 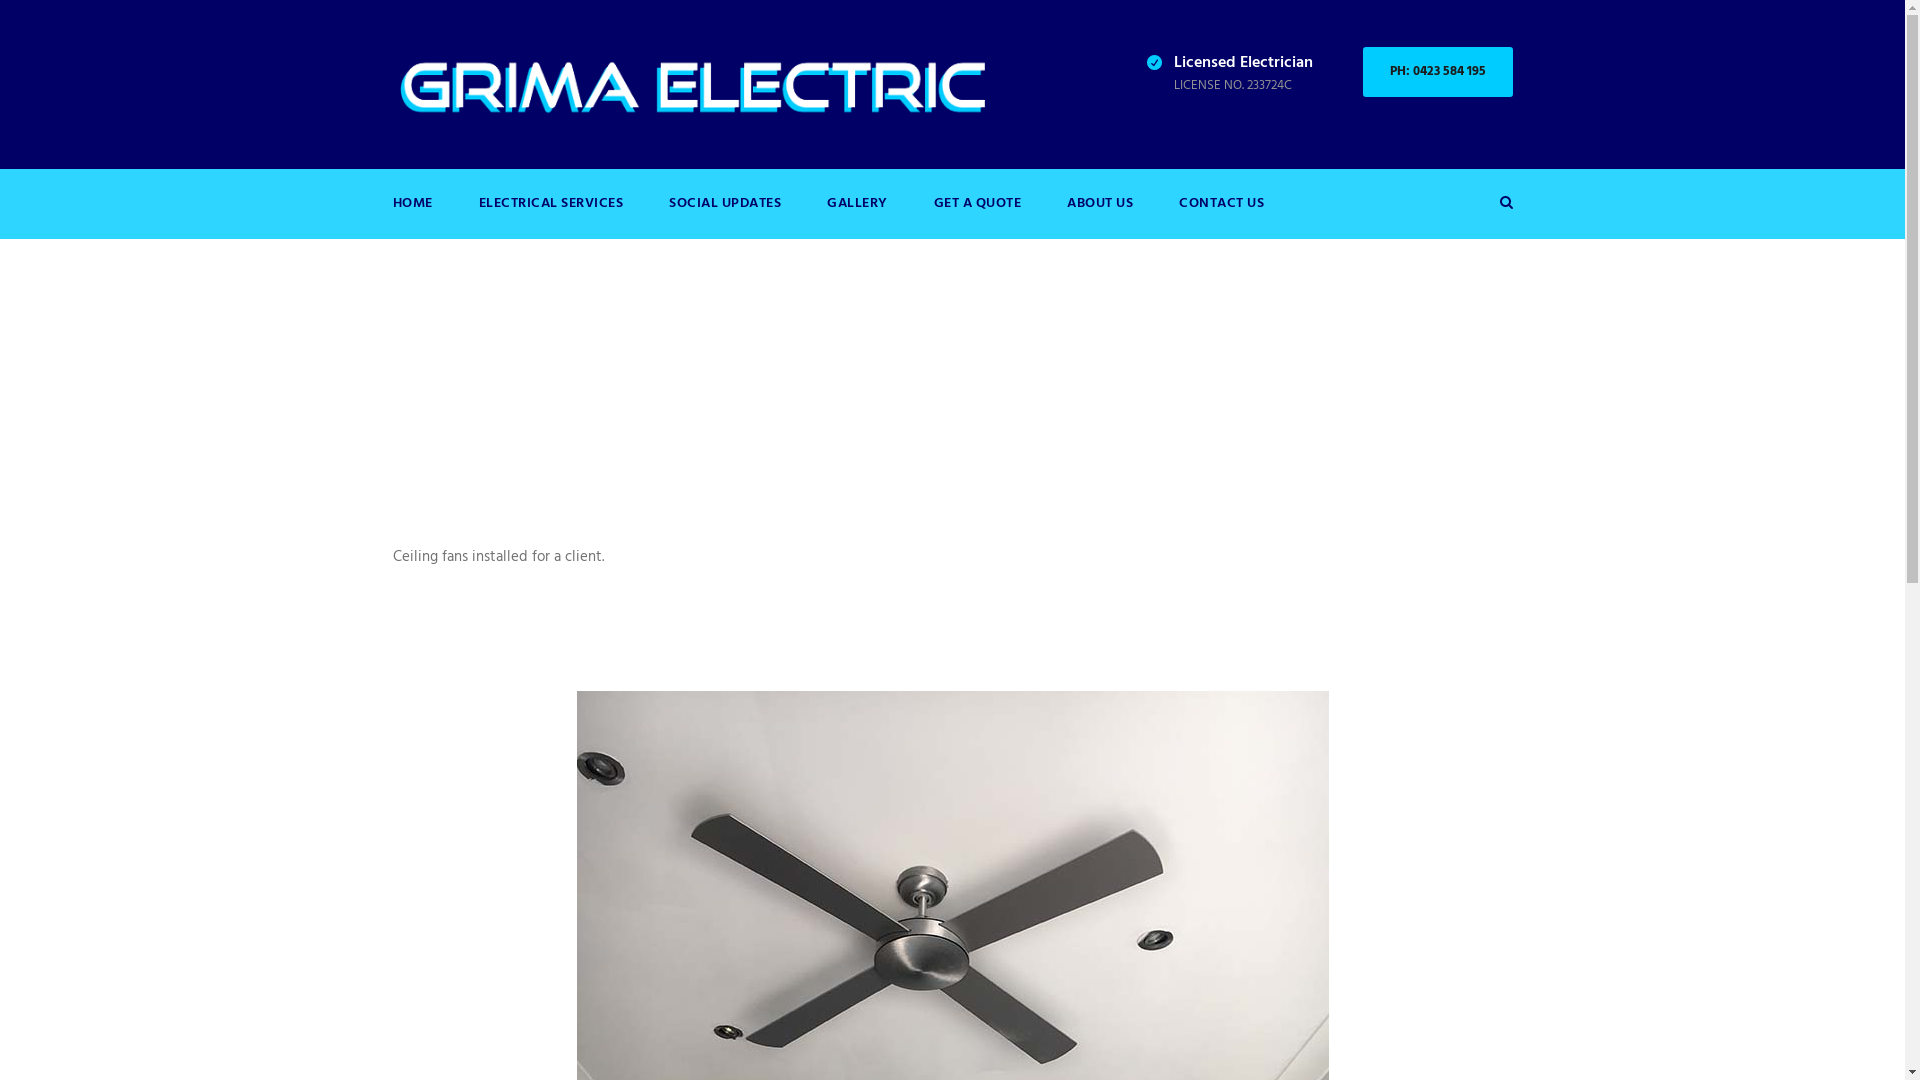 I want to click on 'ELECTRICAL SERVICES', so click(x=550, y=215).